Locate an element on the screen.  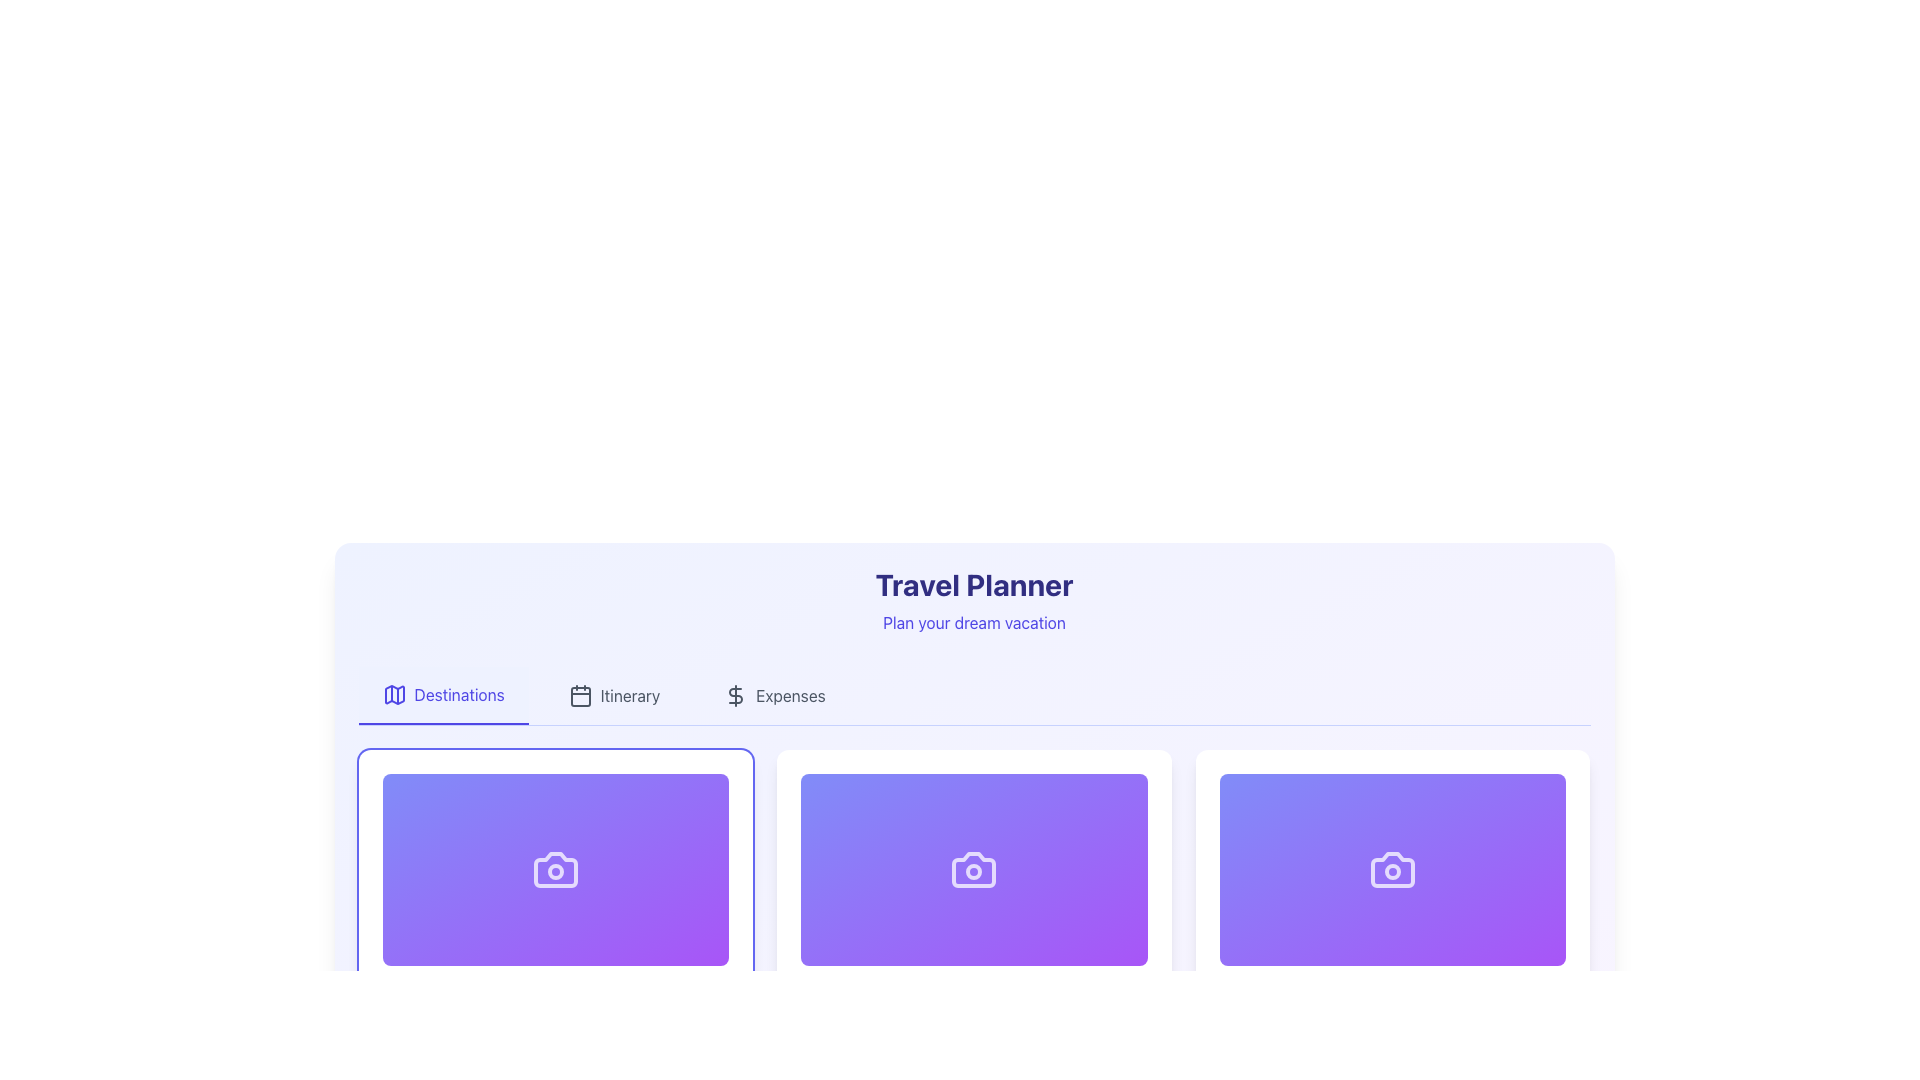
the rectangular widget with a gradient background from indigo to purple that contains a camera icon, which is located as the third card from the left in the row of destination cards is located at coordinates (1392, 869).